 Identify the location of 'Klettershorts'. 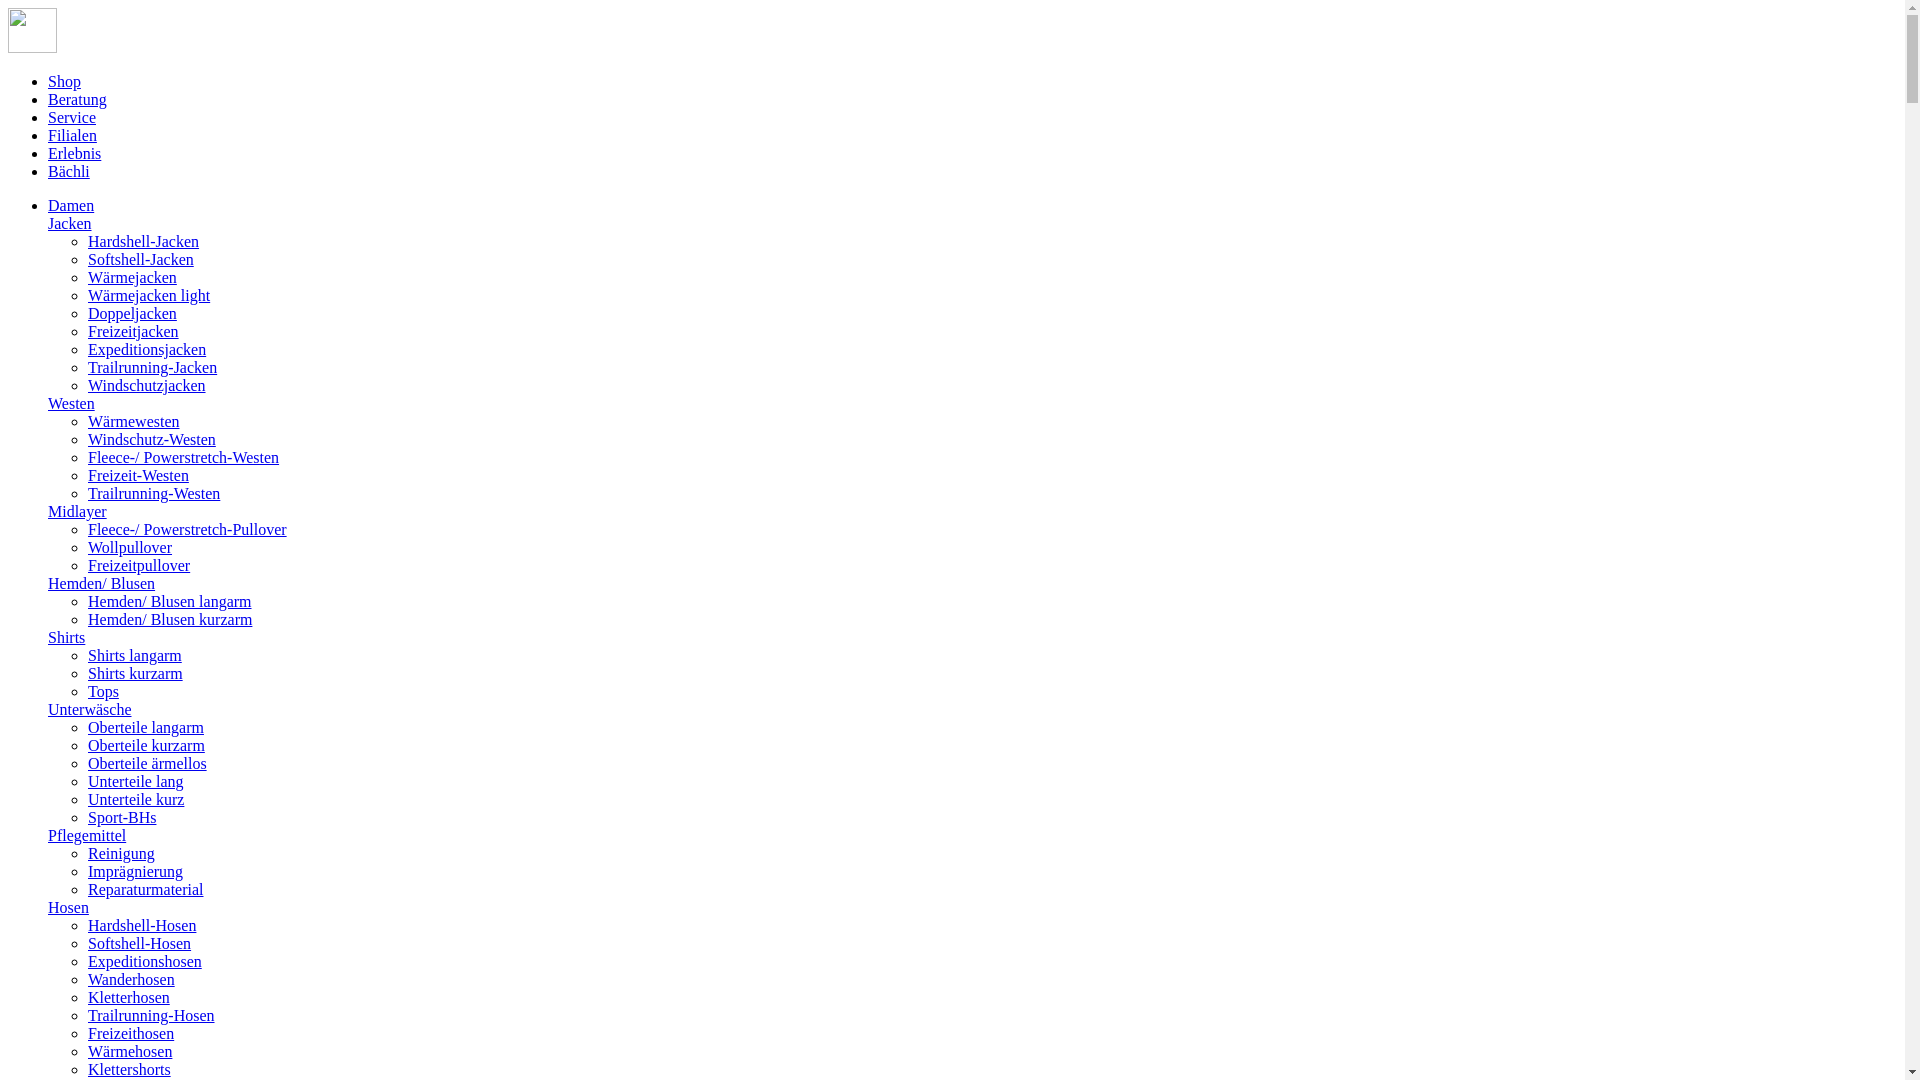
(86, 1068).